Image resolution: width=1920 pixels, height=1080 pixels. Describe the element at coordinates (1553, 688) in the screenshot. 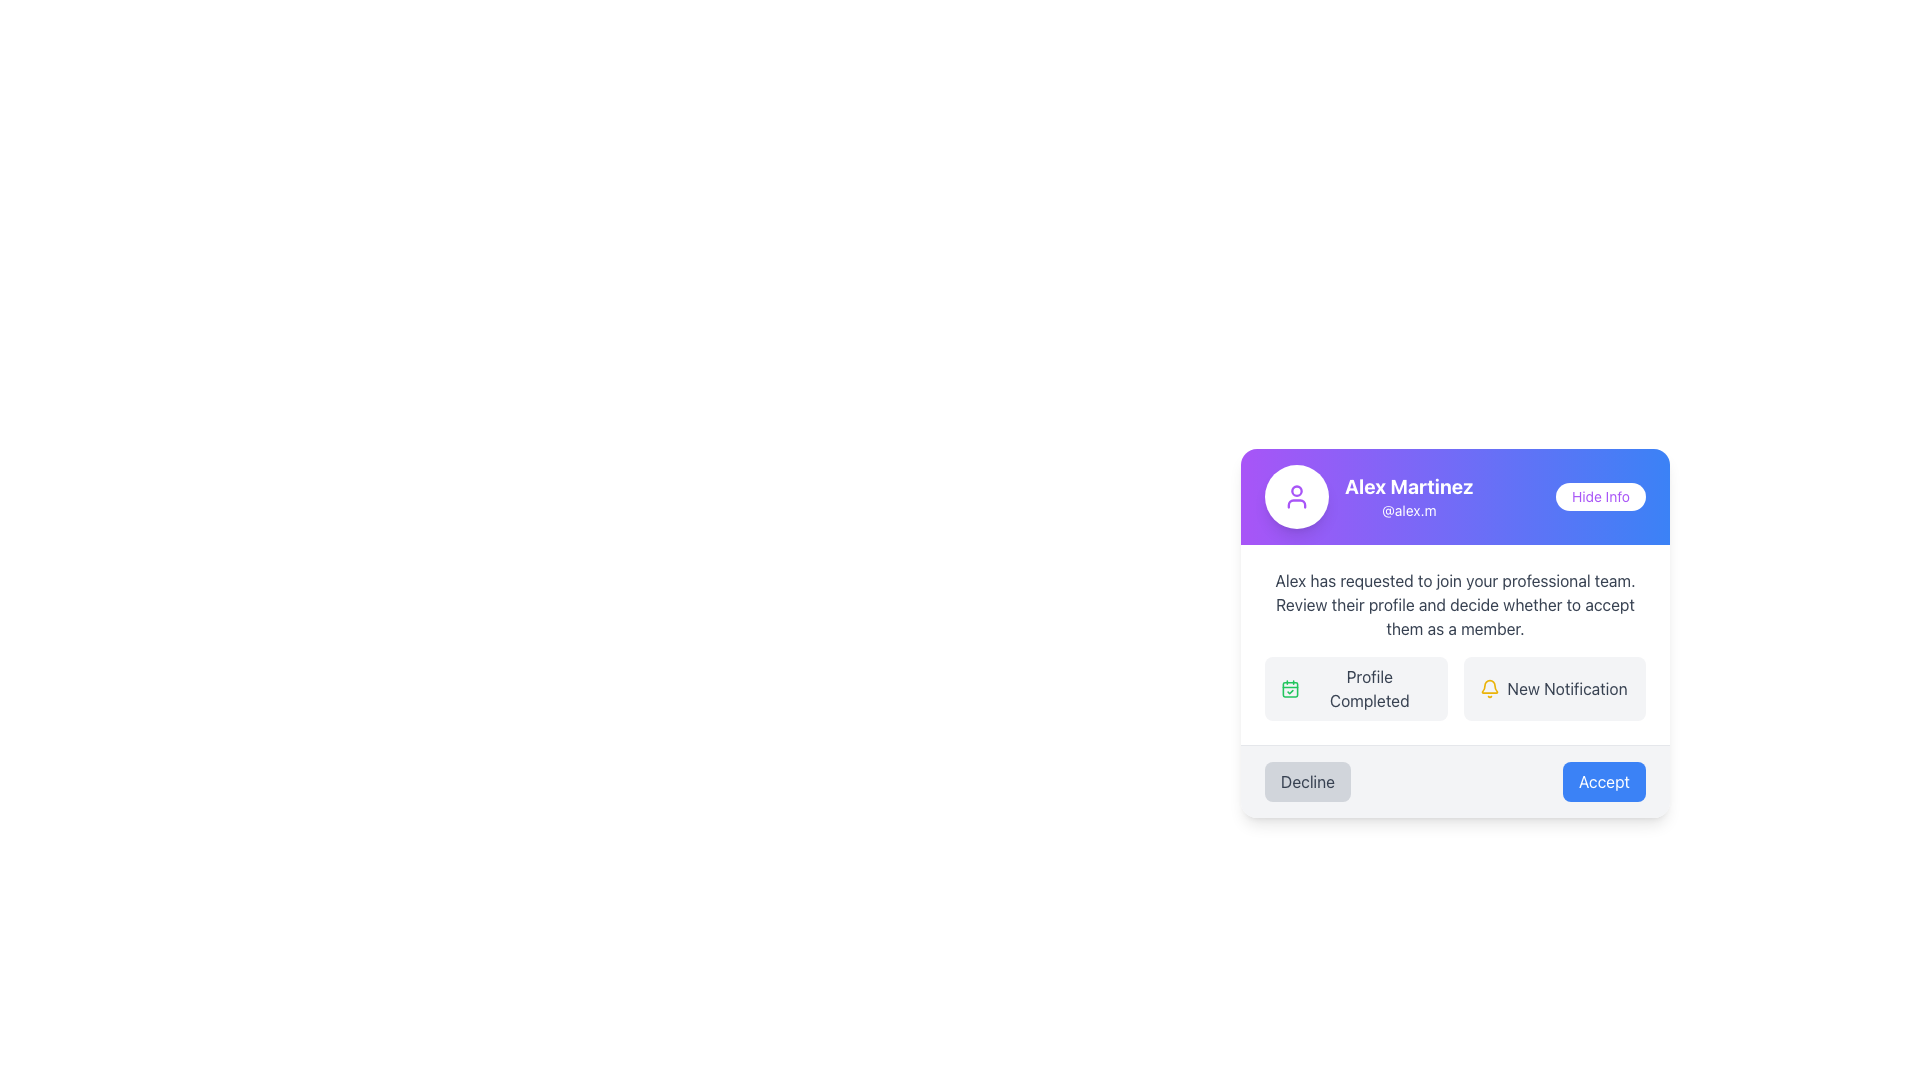

I see `the Text with Icon Label notification indicator, which is the second item in the grid layout, positioned to the right of the 'Profile Completed' element` at that location.